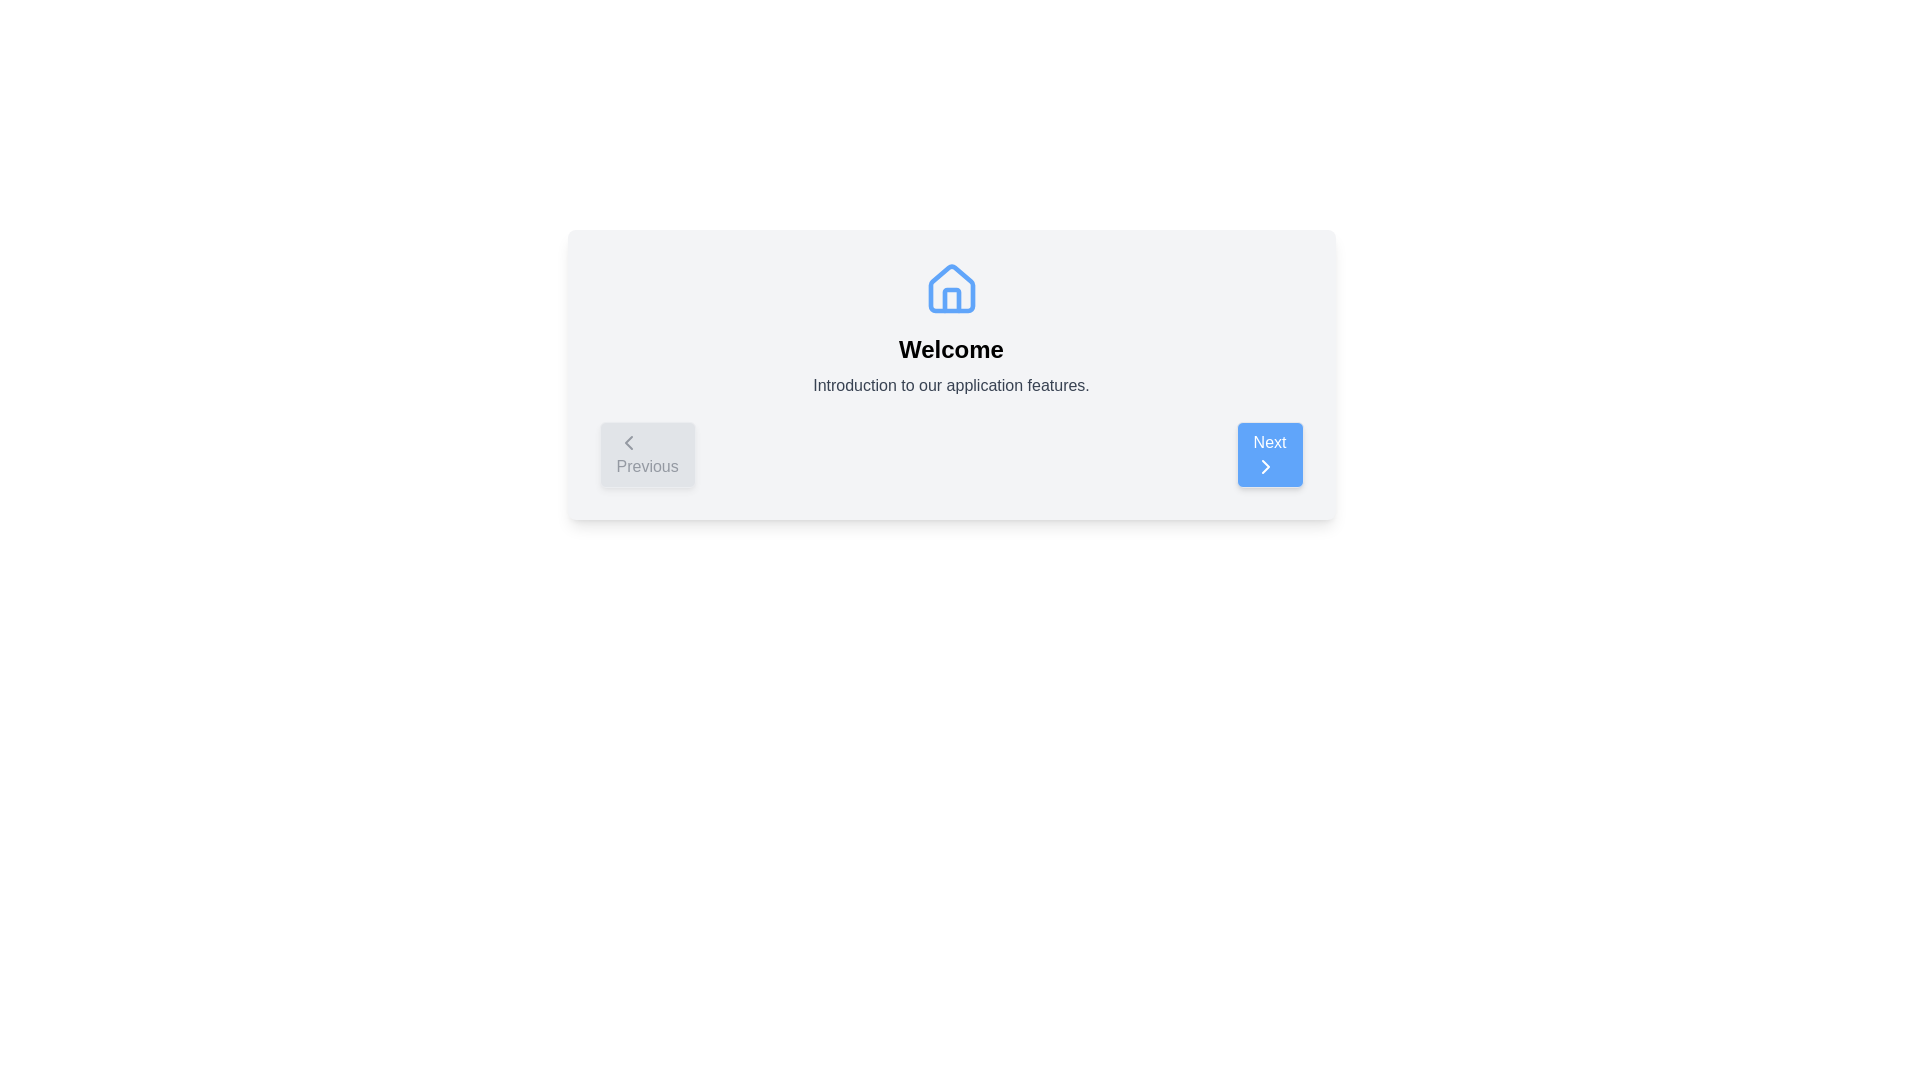  What do you see at coordinates (1264, 466) in the screenshot?
I see `the 'Next' button located in the lower right area of a white card section` at bounding box center [1264, 466].